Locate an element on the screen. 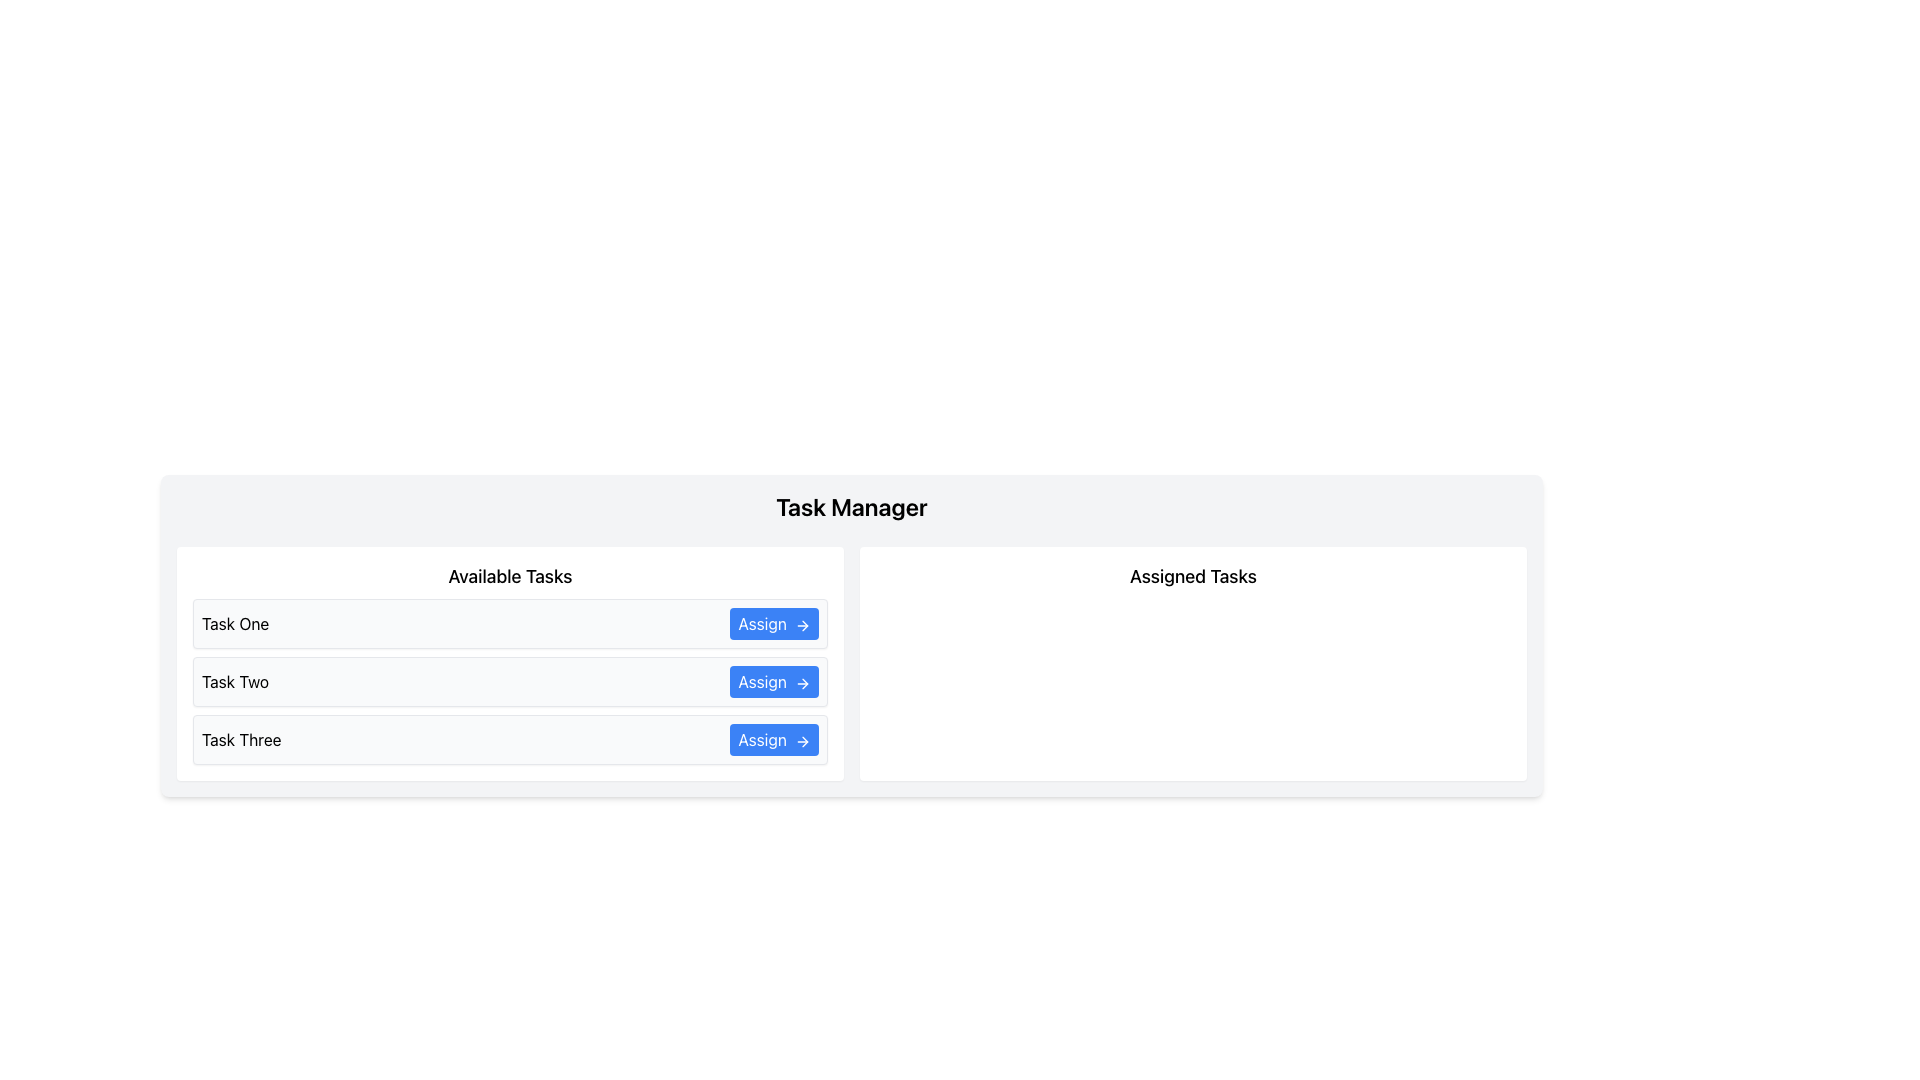 The height and width of the screenshot is (1080, 1920). the 'Assign' button with a vivid blue background and white text located in the 'Available Tasks' section, specifically in the second row labeled 'Task Two', on the far right side is located at coordinates (773, 681).